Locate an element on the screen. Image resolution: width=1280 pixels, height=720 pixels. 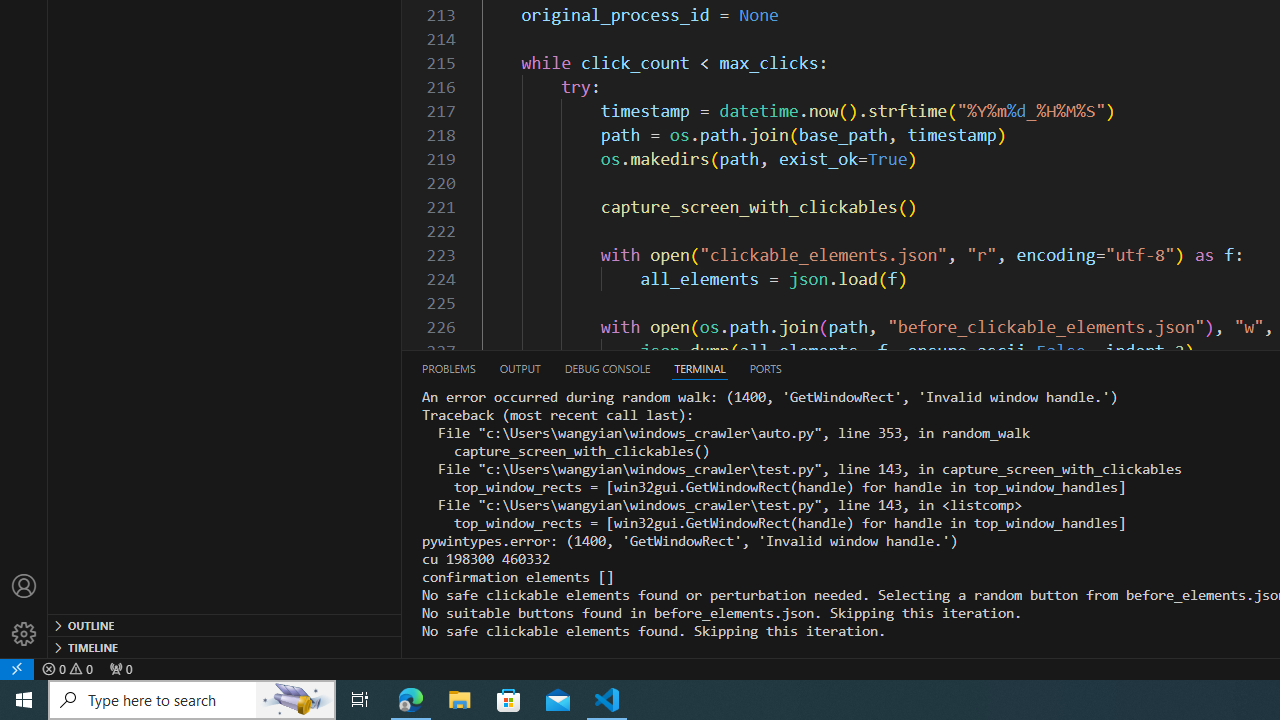
'No Problems' is located at coordinates (67, 668).